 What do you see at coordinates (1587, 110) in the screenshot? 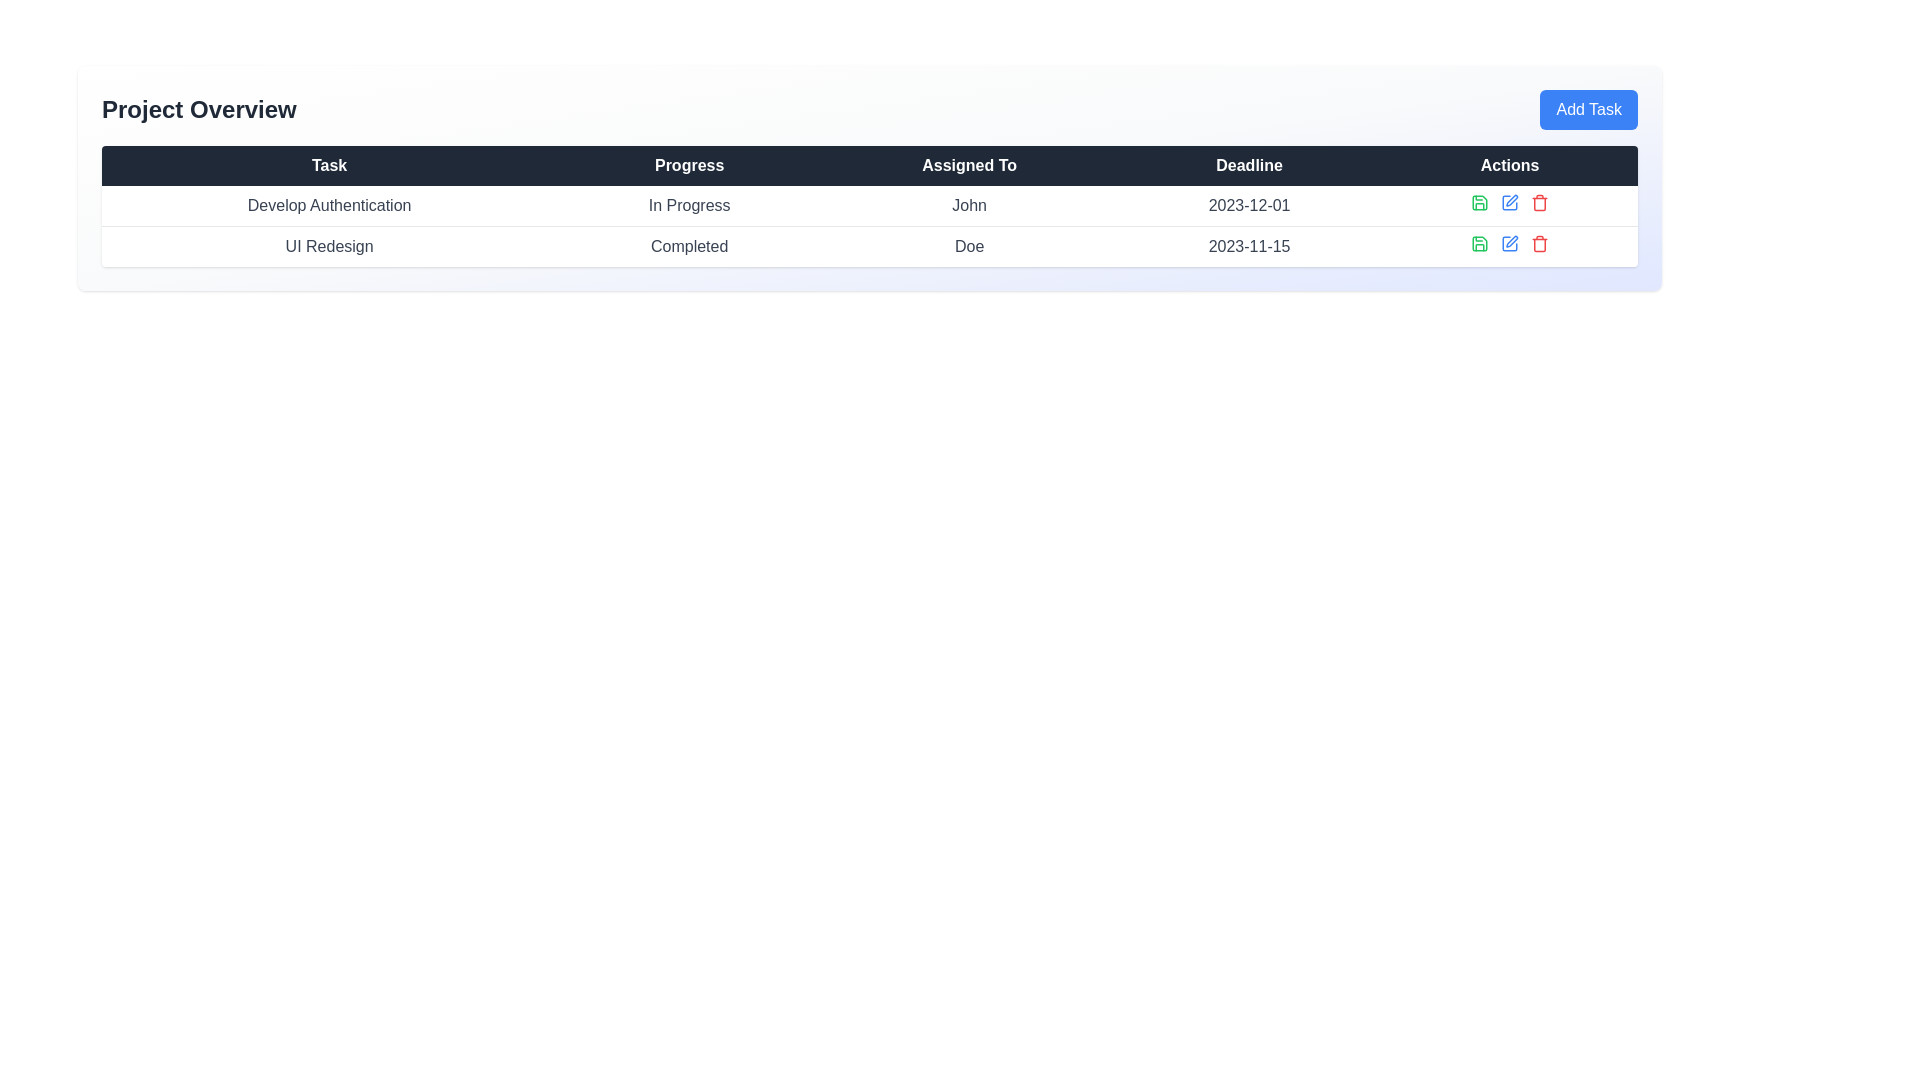
I see `the 'Add Task' button located near the upper-right corner of the interface` at bounding box center [1587, 110].